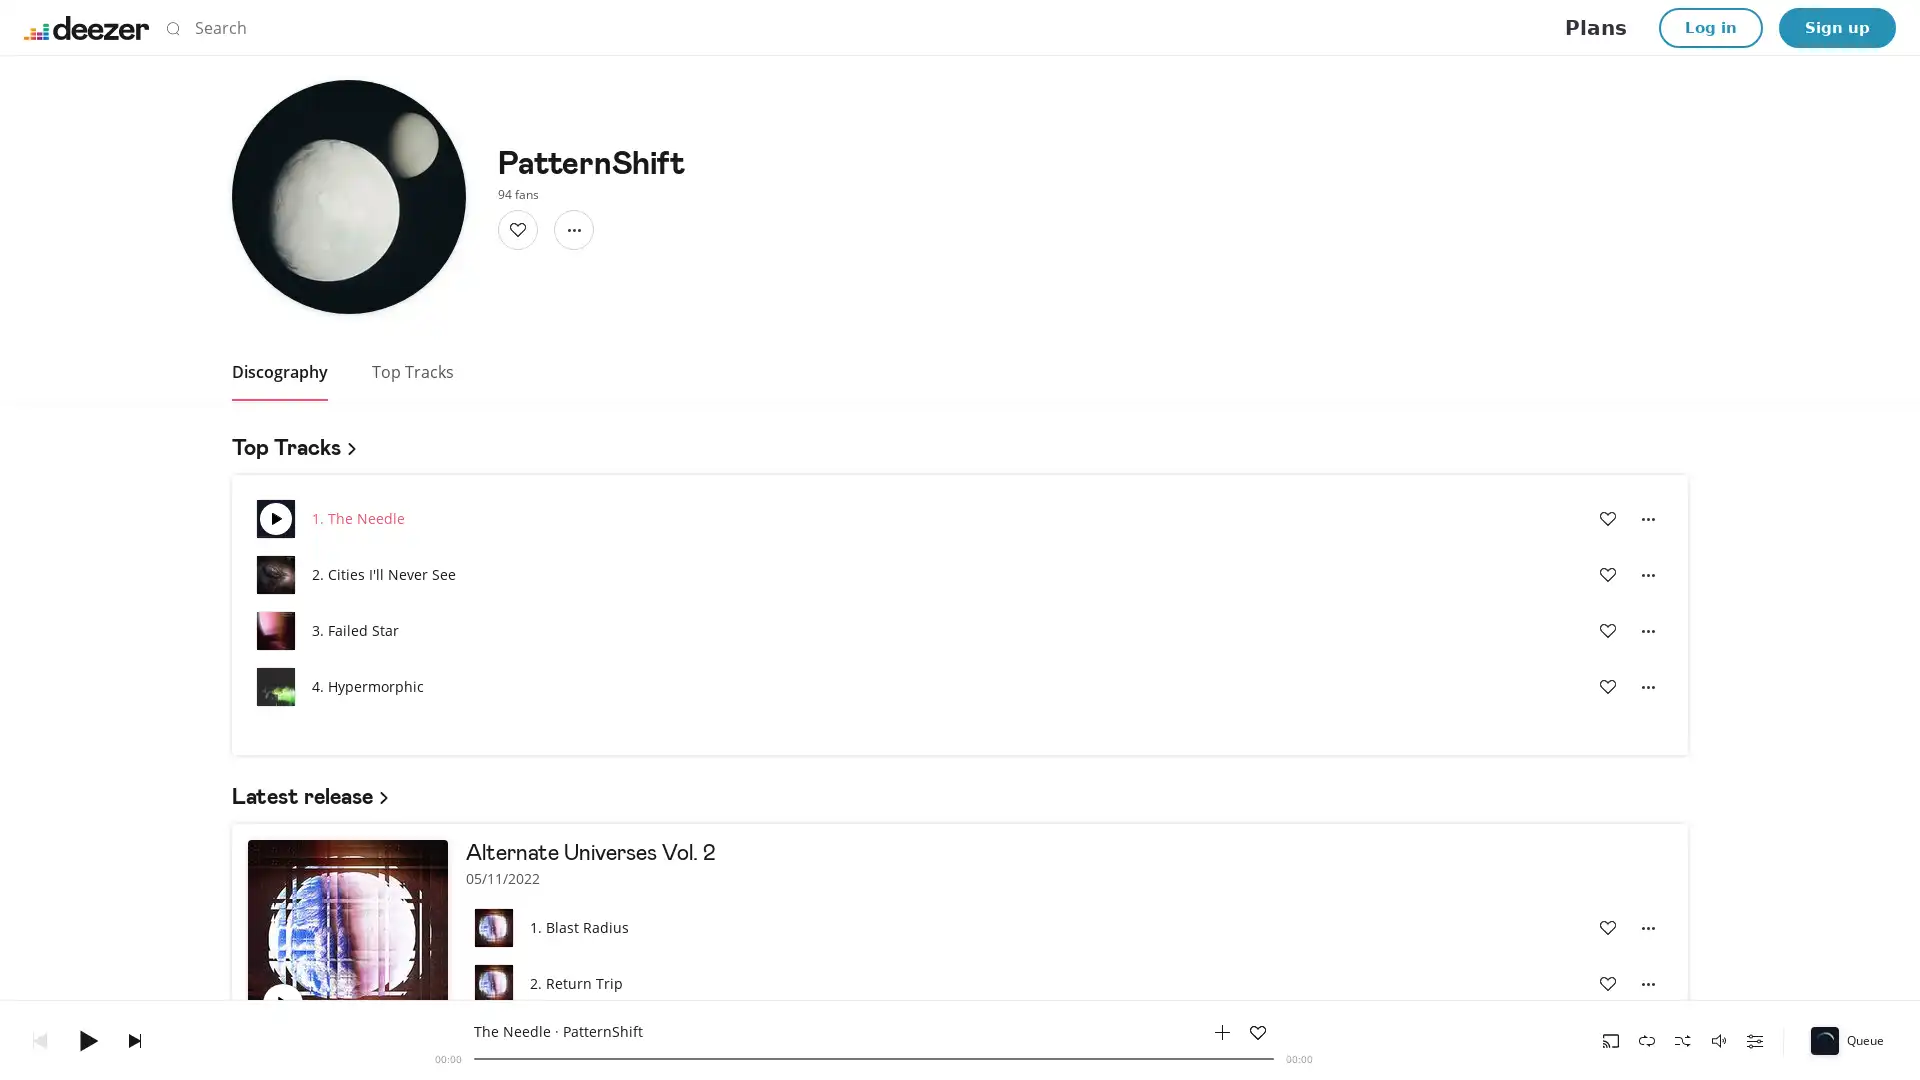  I want to click on Play Blast Radius by PatternShift, so click(494, 928).